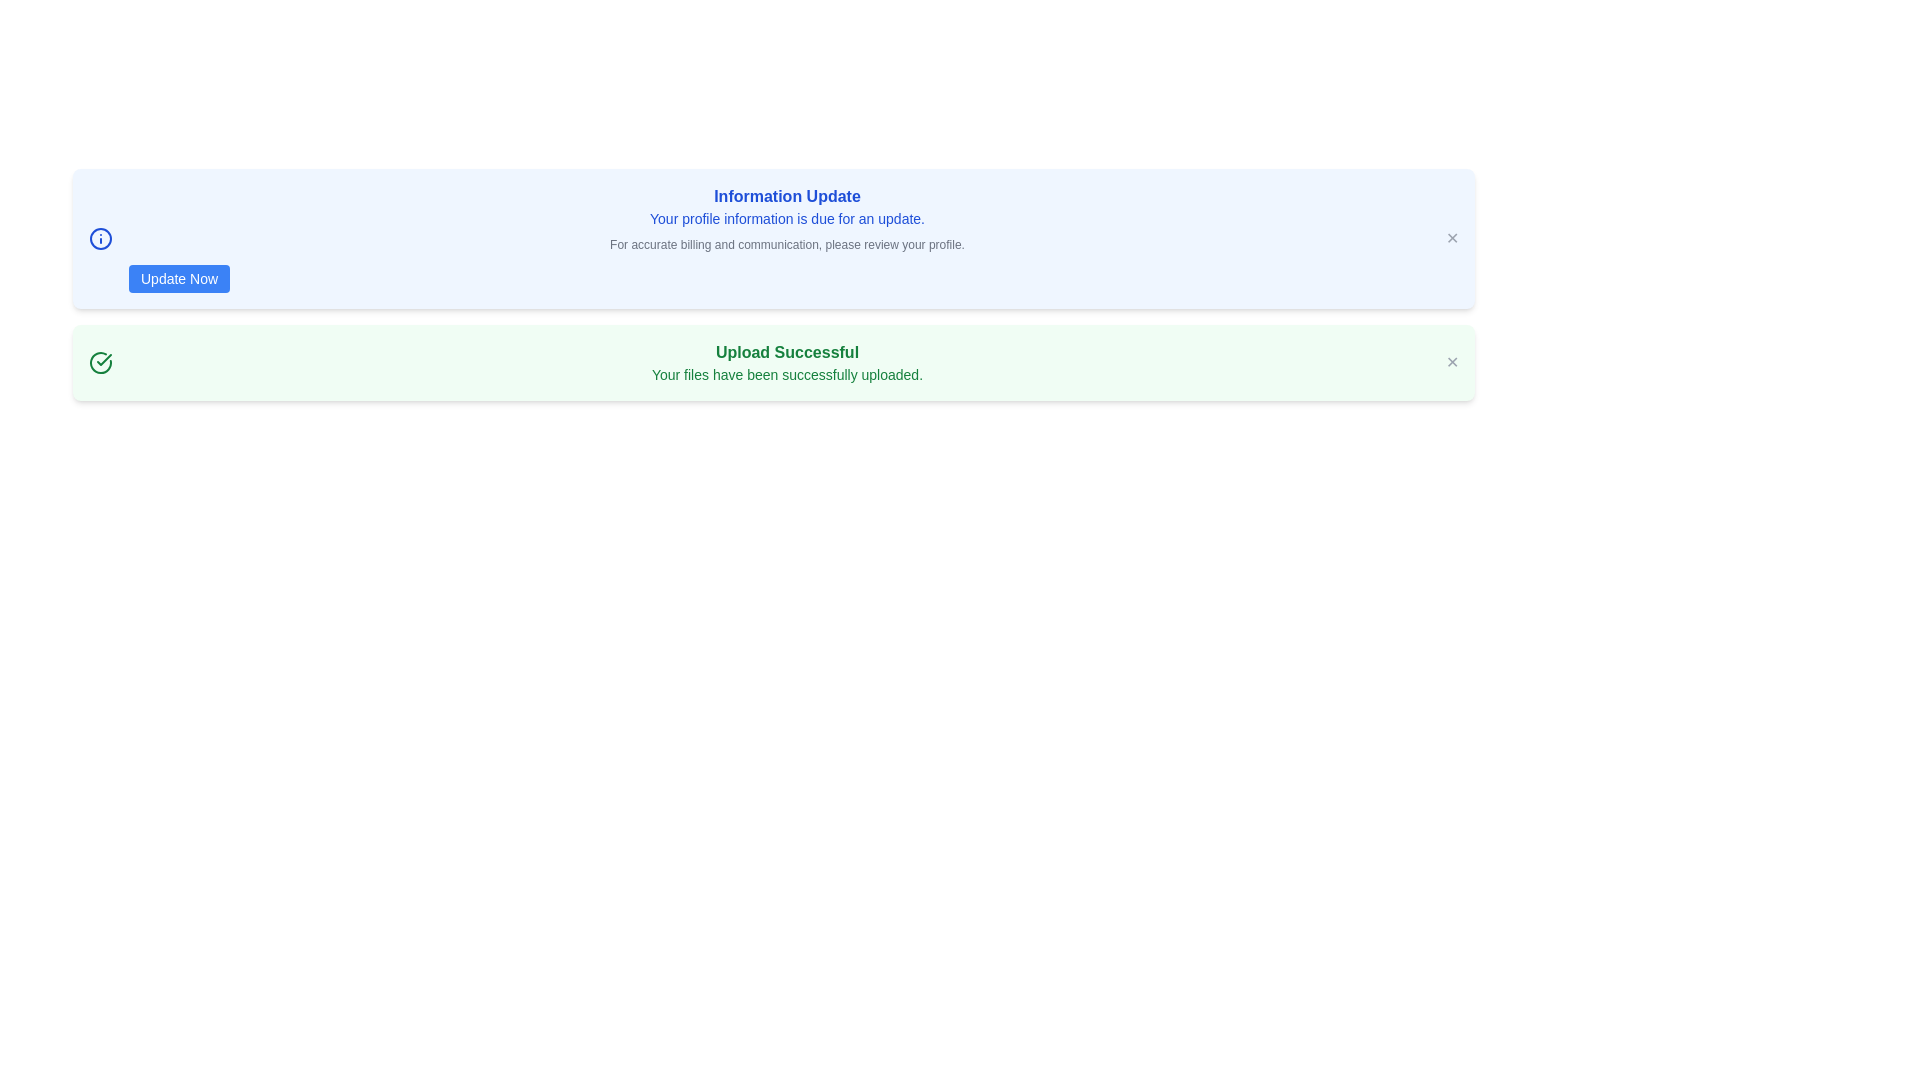  Describe the element at coordinates (1452, 362) in the screenshot. I see `the close button located at the top-right corner of the 'Upload Successful' notification` at that location.